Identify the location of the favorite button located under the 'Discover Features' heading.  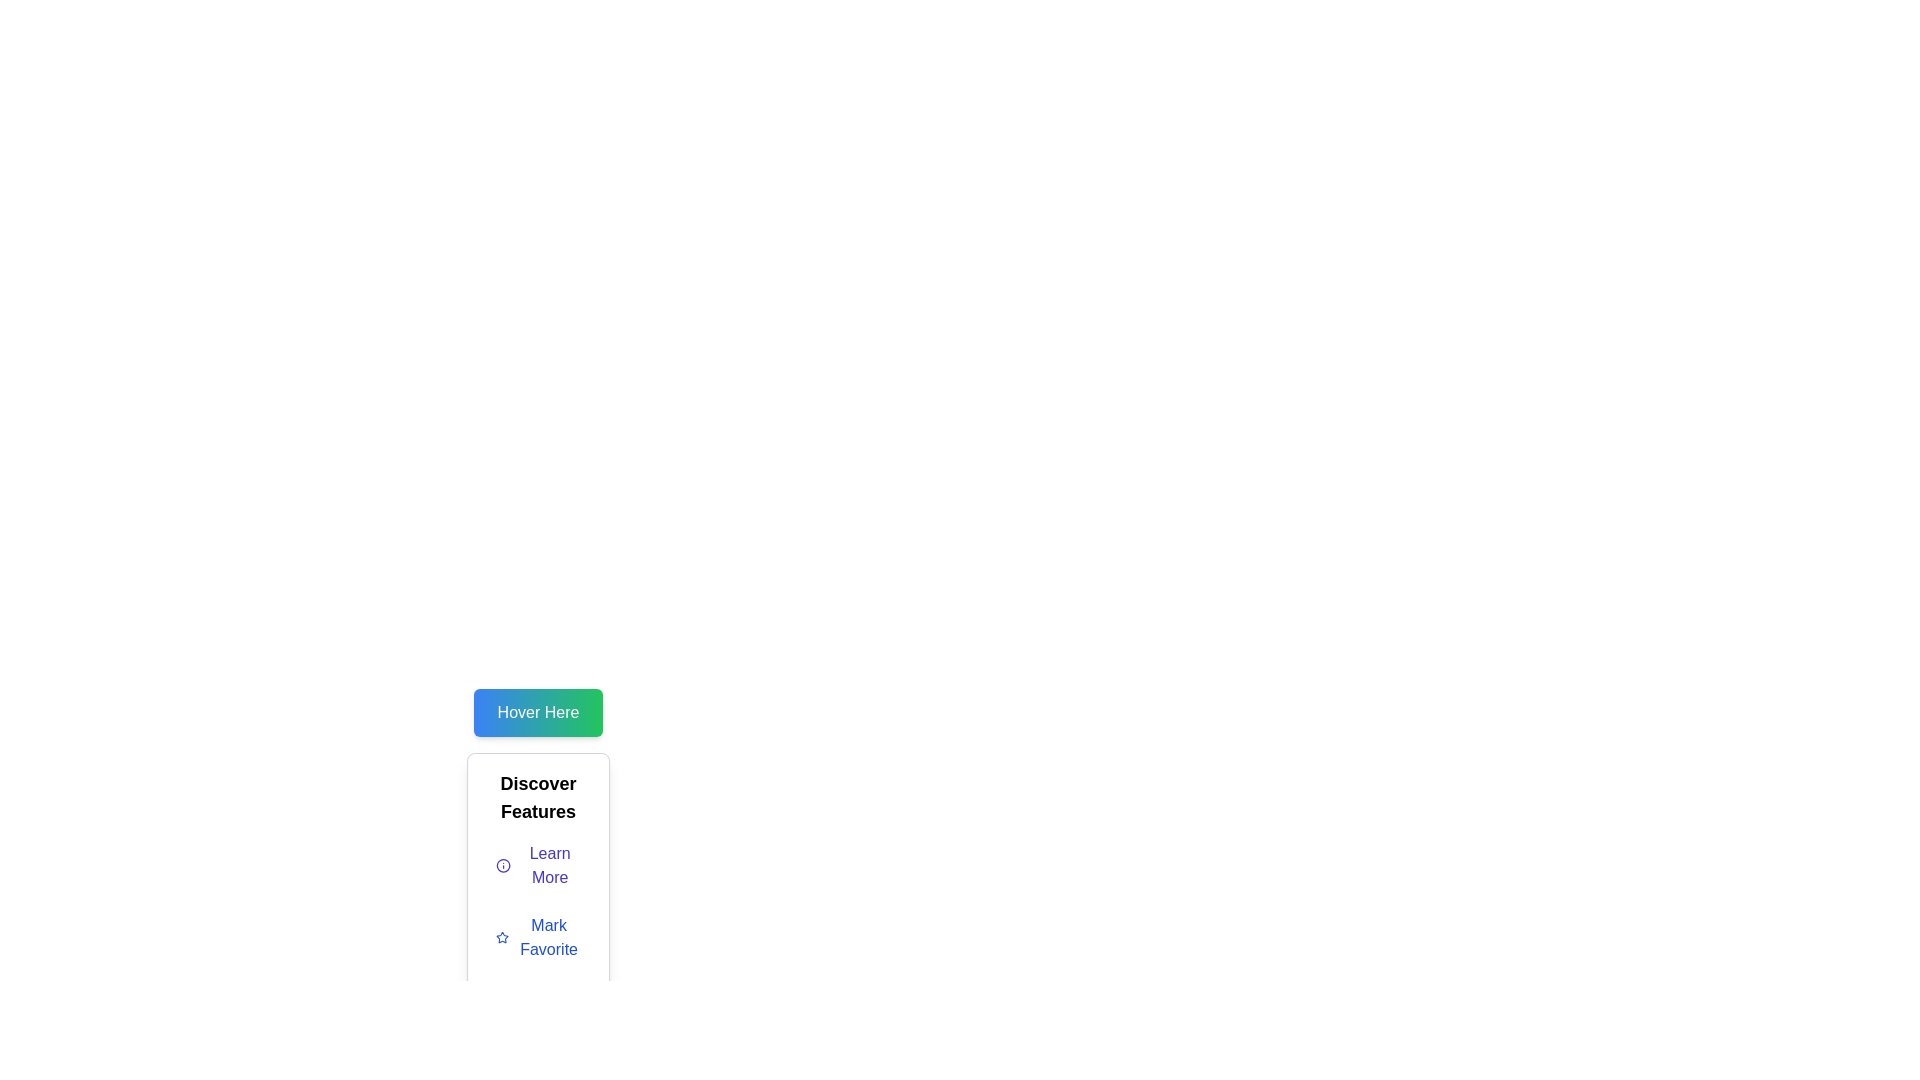
(538, 937).